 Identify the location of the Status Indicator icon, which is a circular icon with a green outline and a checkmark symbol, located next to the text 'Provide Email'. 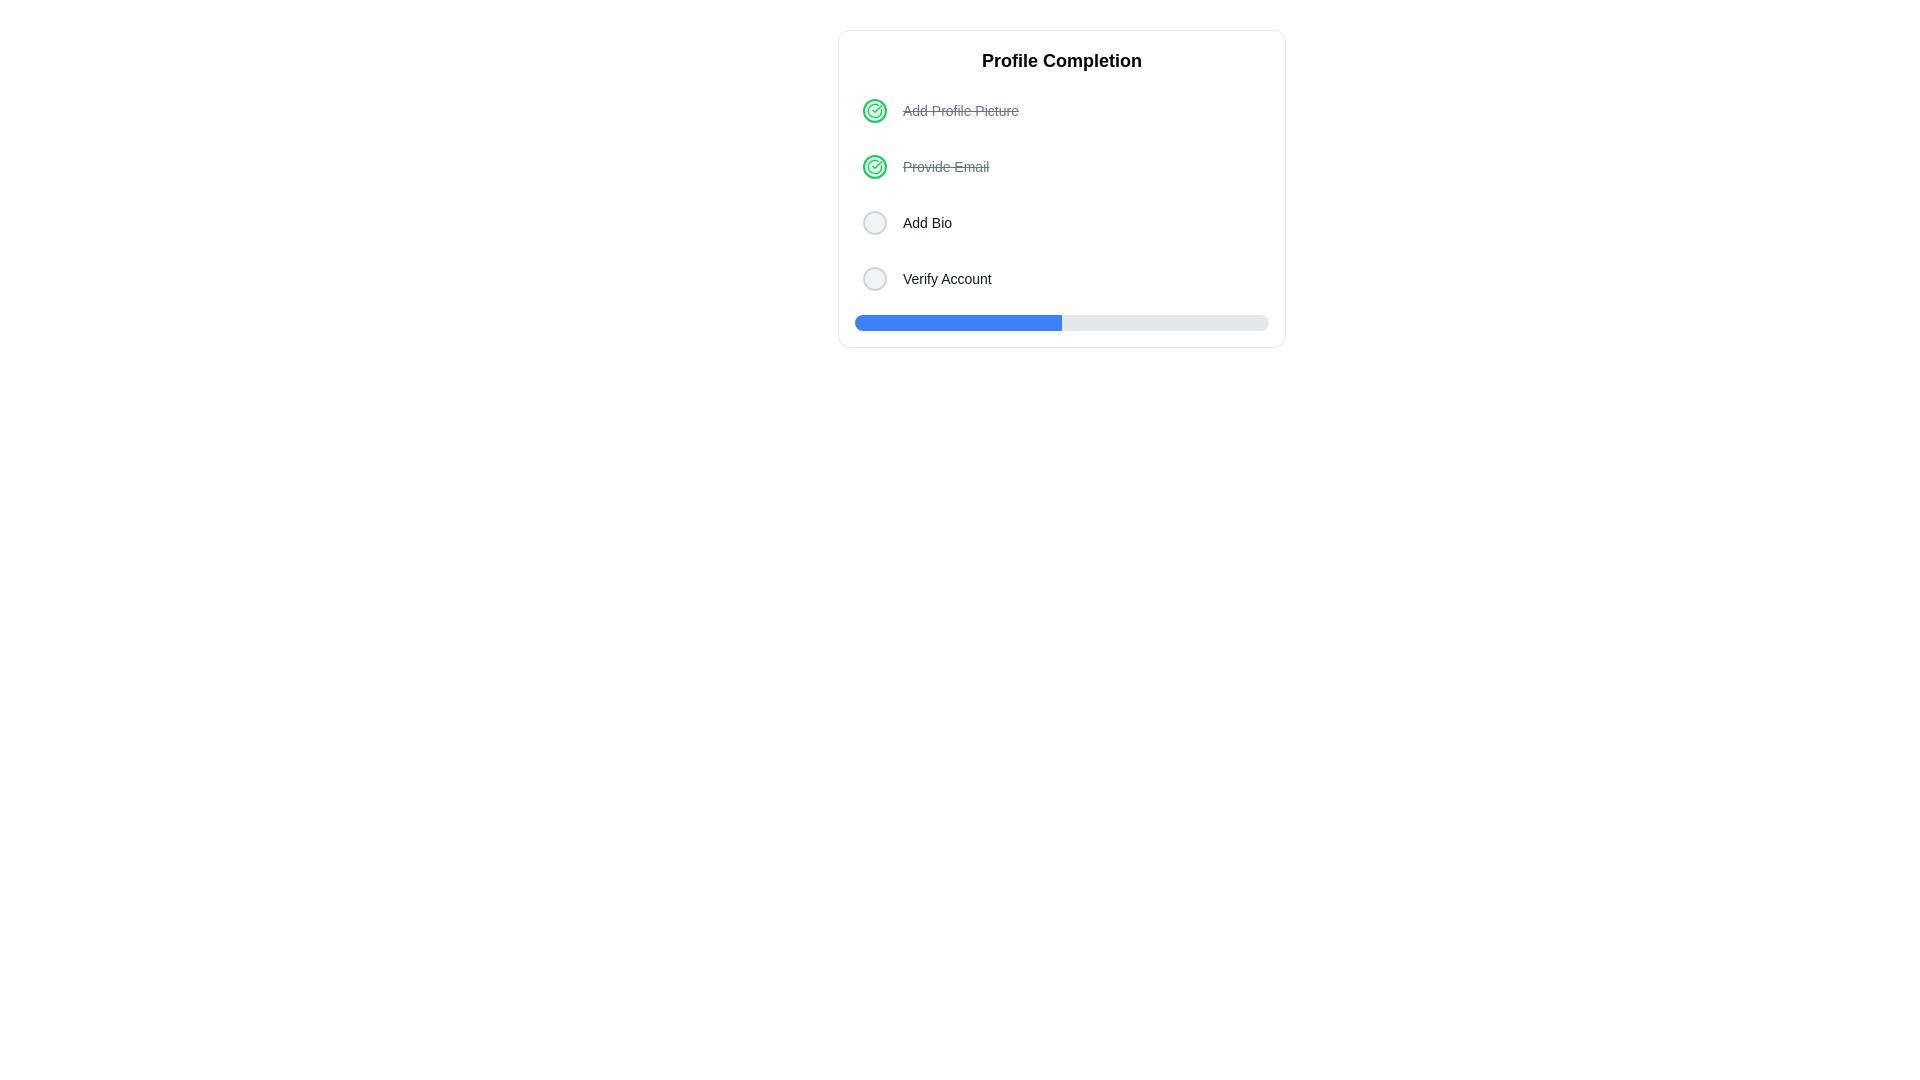
(874, 165).